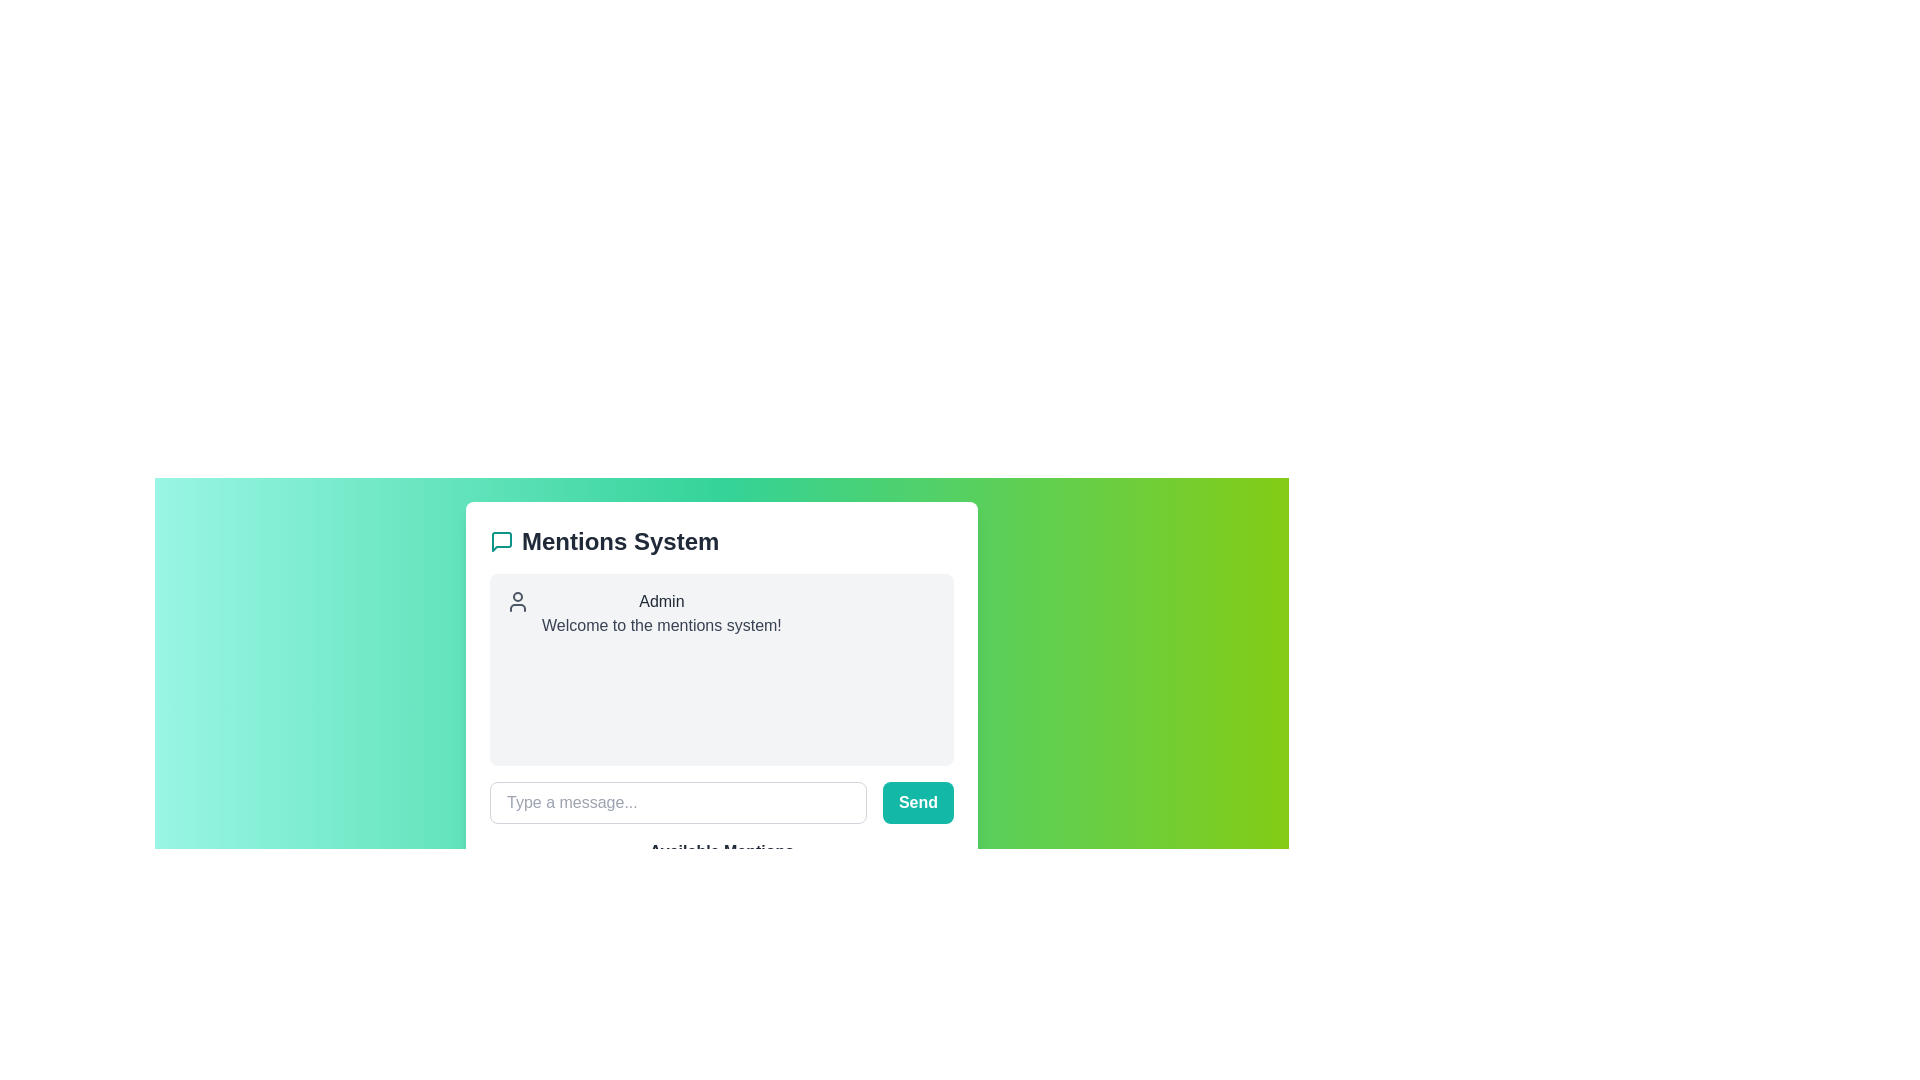 Image resolution: width=1920 pixels, height=1080 pixels. Describe the element at coordinates (661, 624) in the screenshot. I see `the text label that reads 'Welcome to the mentions system!', which is styled with a gray font and located below the 'Admin' text in a chat-like interface` at that location.